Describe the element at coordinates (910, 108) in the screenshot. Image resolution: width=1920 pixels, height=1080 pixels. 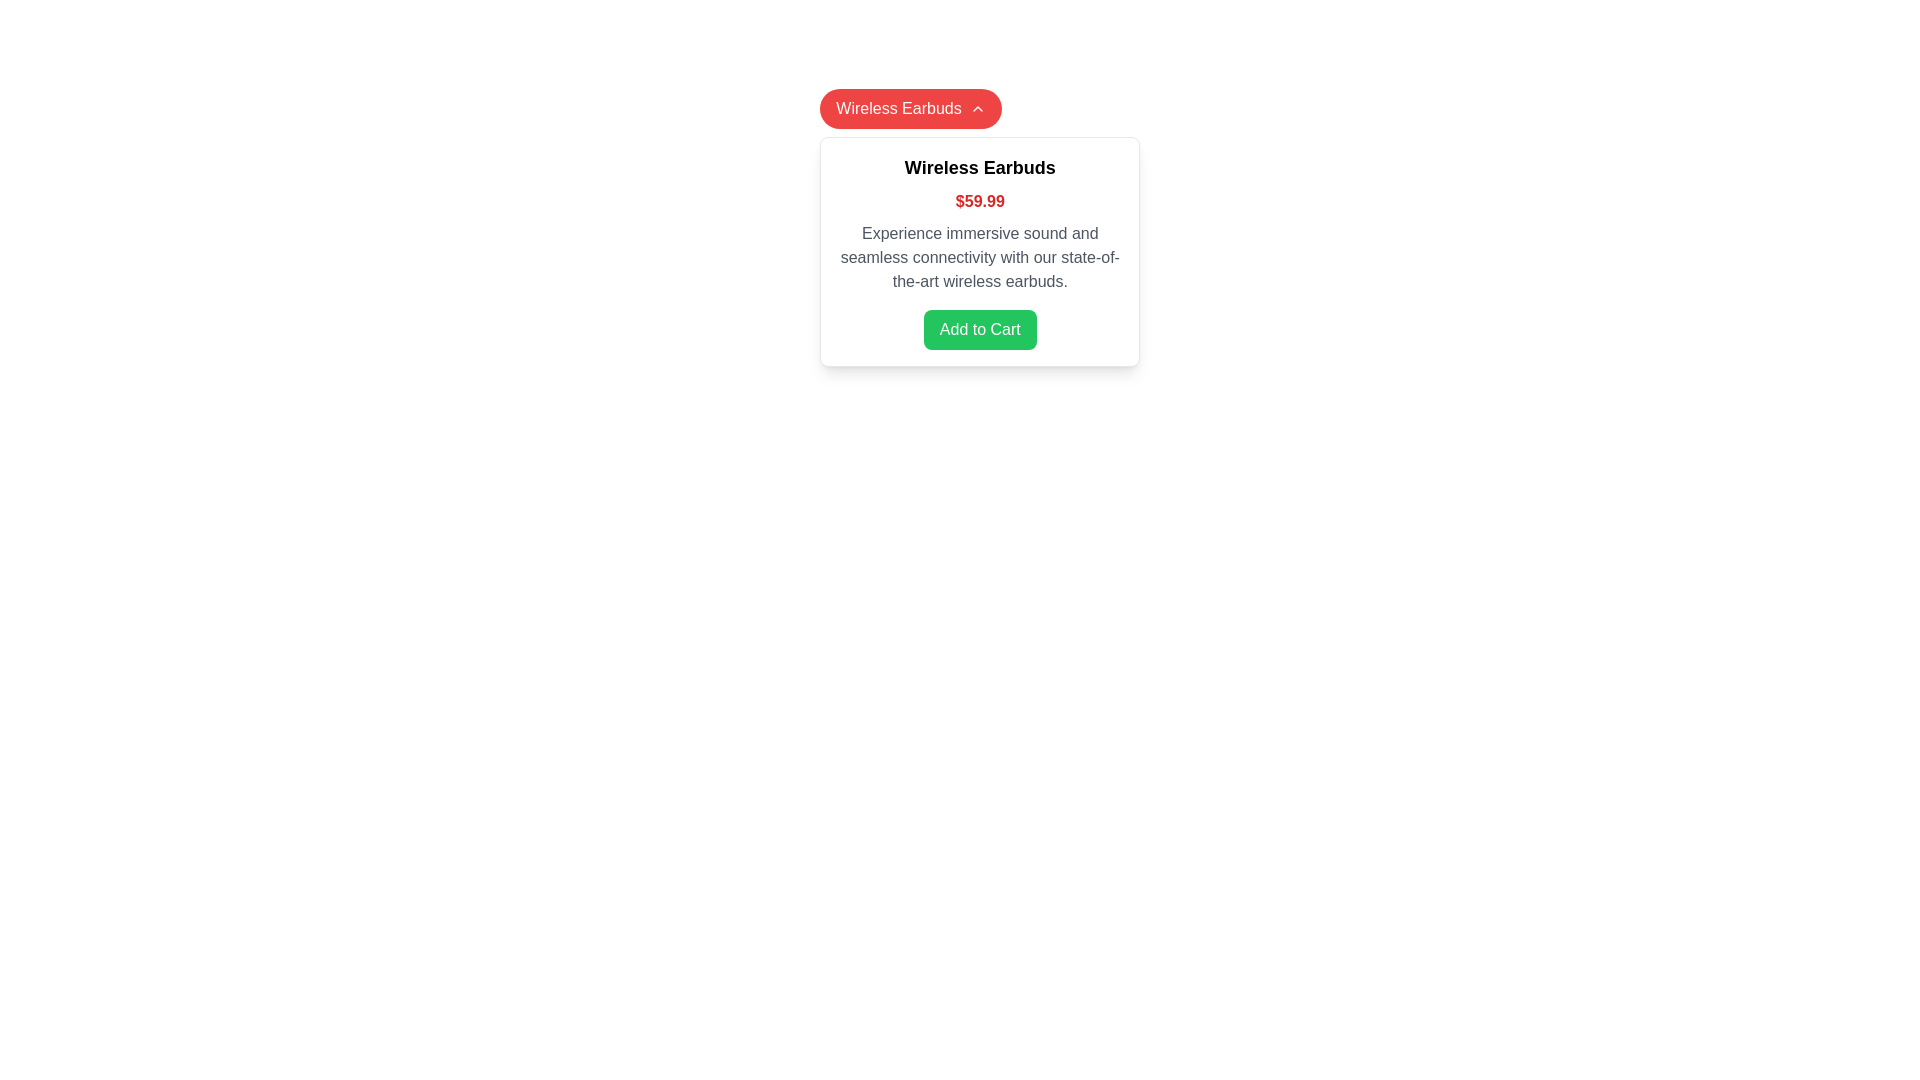
I see `the 'Wireless Earbuds' button, which is a horizontal rounded rectangular button with a red background and white text, located at the top of the product display section` at that location.